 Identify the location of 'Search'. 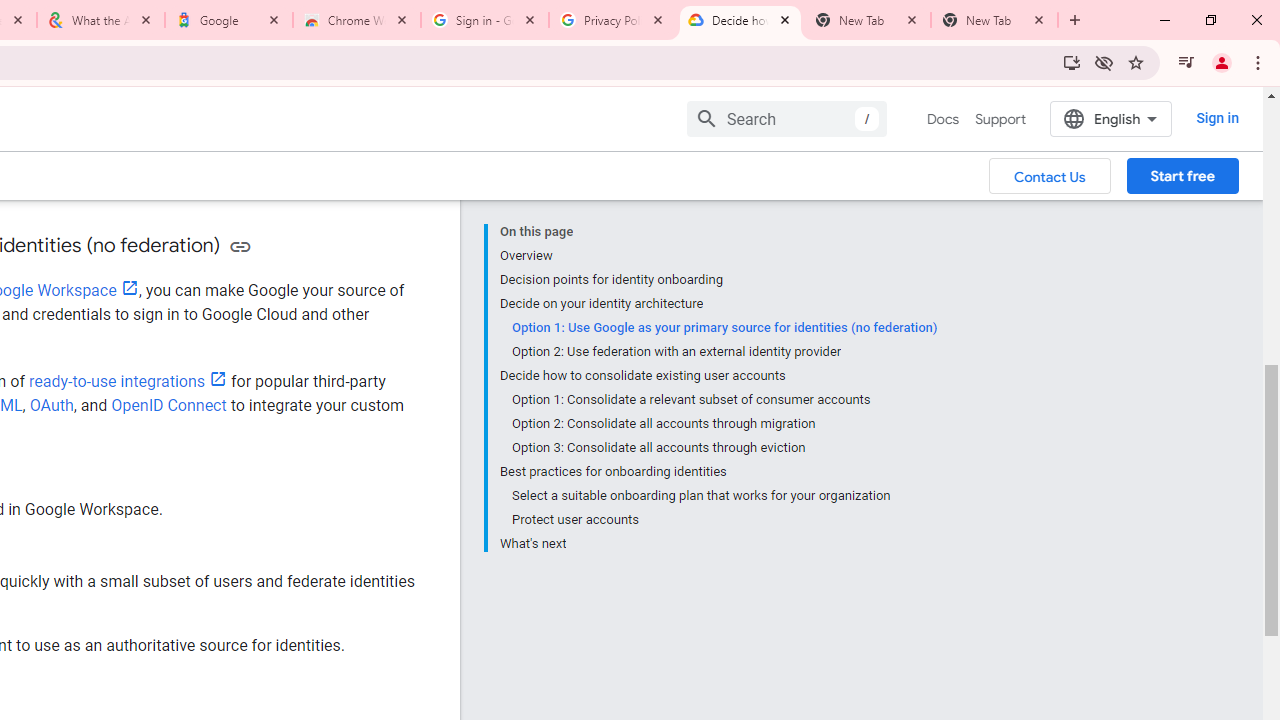
(785, 118).